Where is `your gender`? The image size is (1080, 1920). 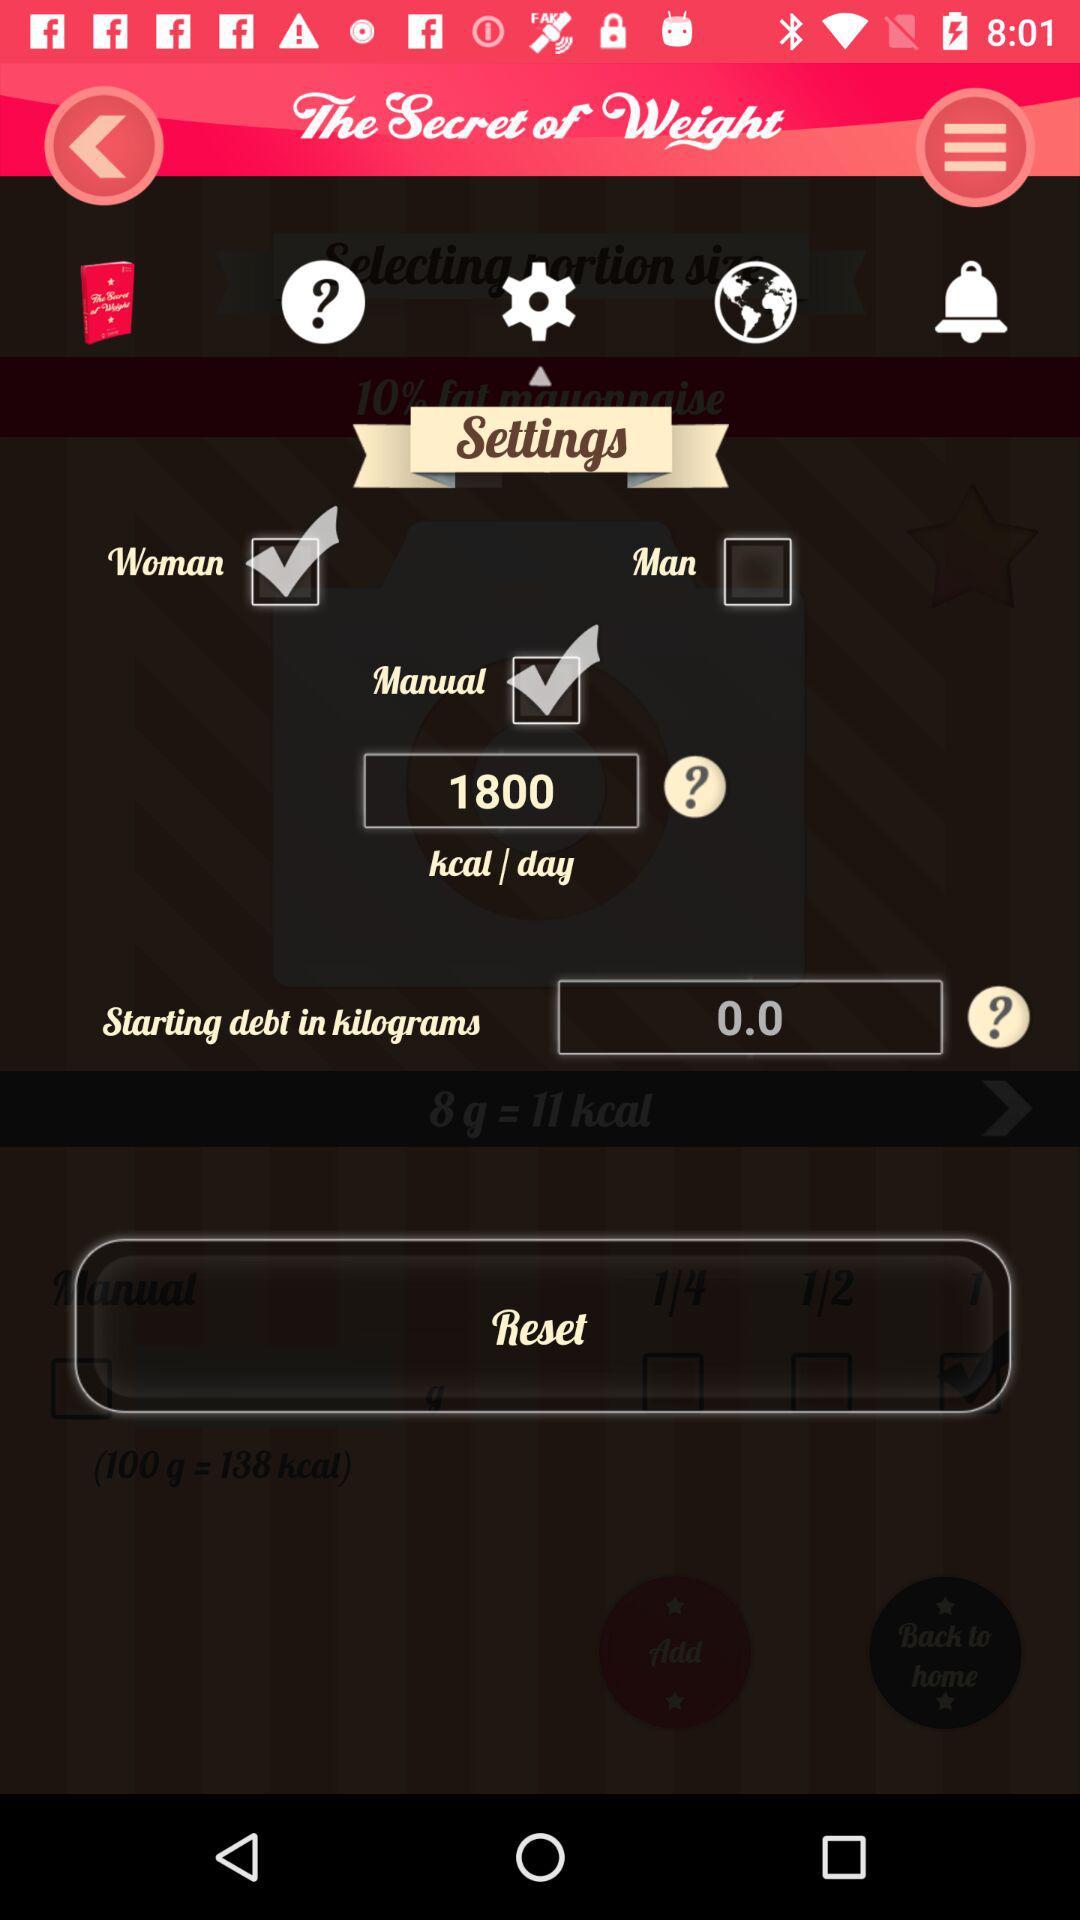 your gender is located at coordinates (290, 560).